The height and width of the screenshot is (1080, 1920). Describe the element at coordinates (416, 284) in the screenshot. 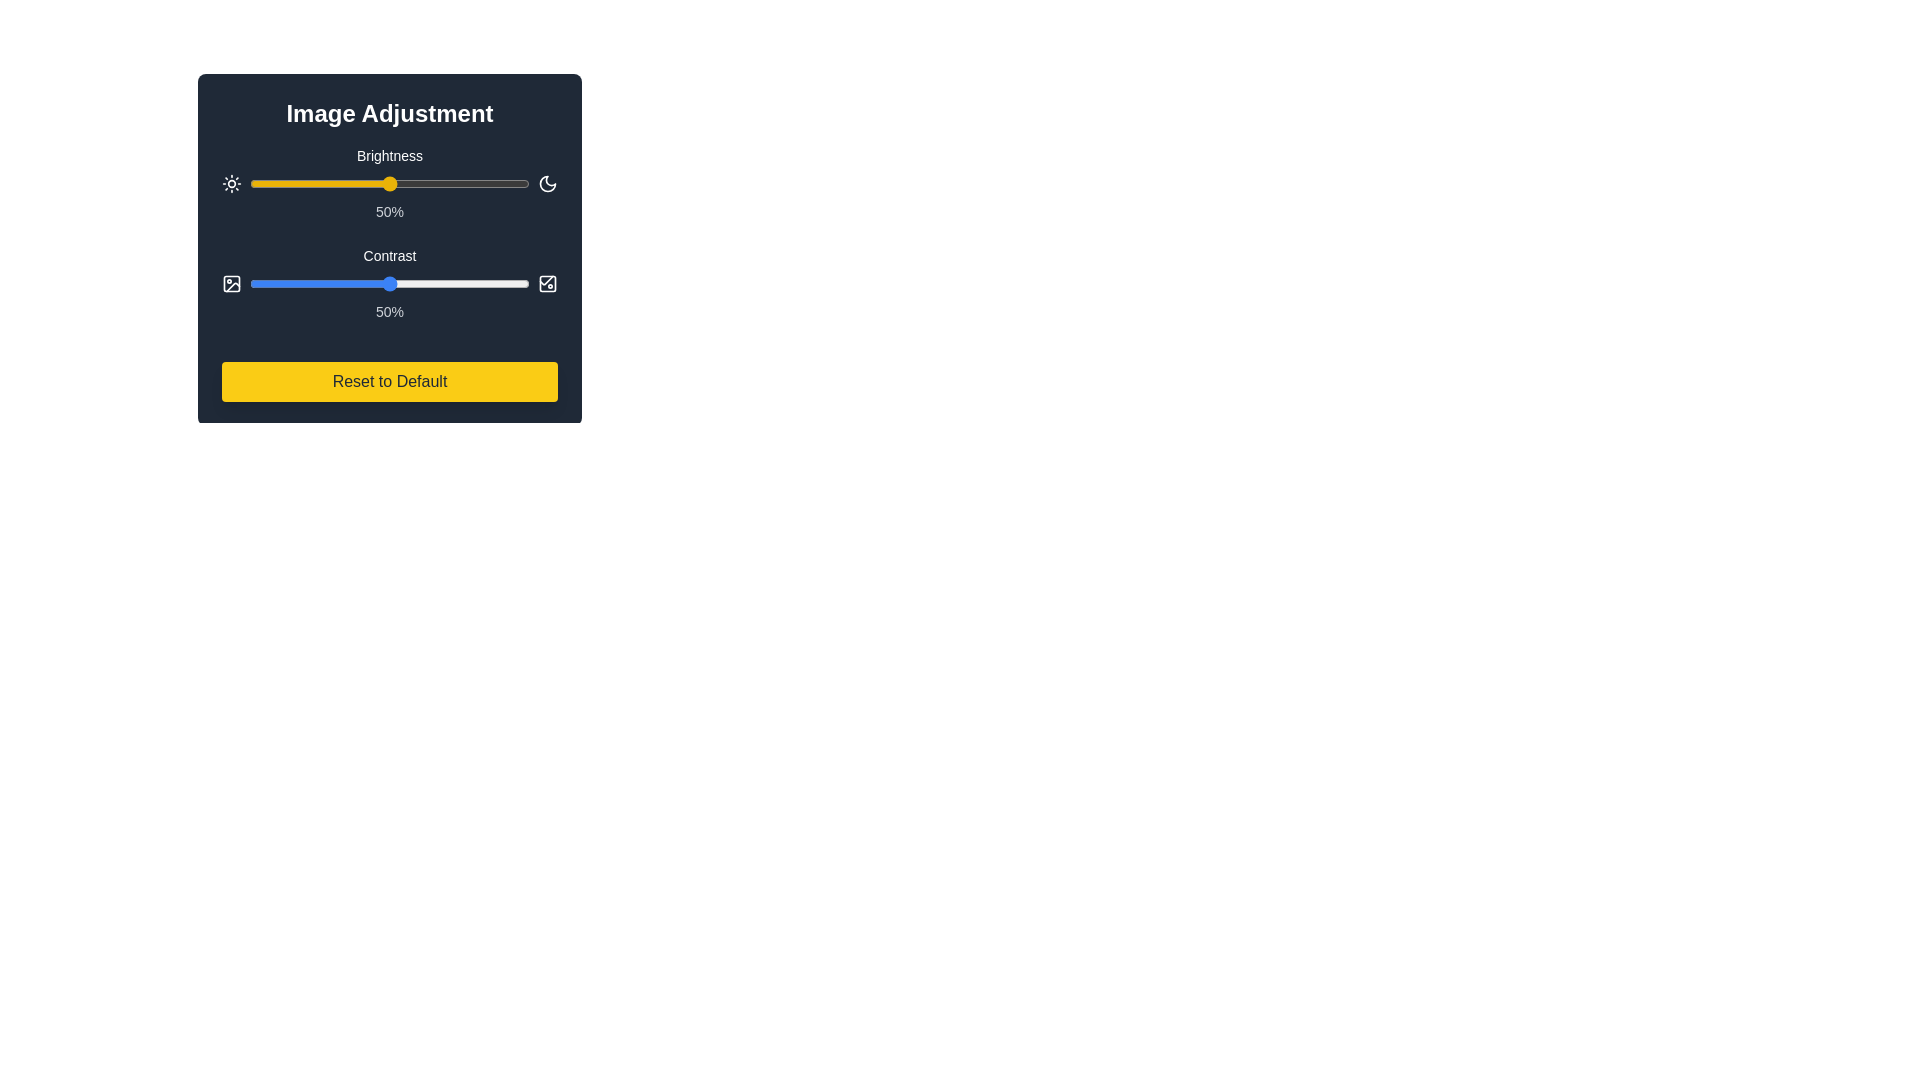

I see `contrast` at that location.